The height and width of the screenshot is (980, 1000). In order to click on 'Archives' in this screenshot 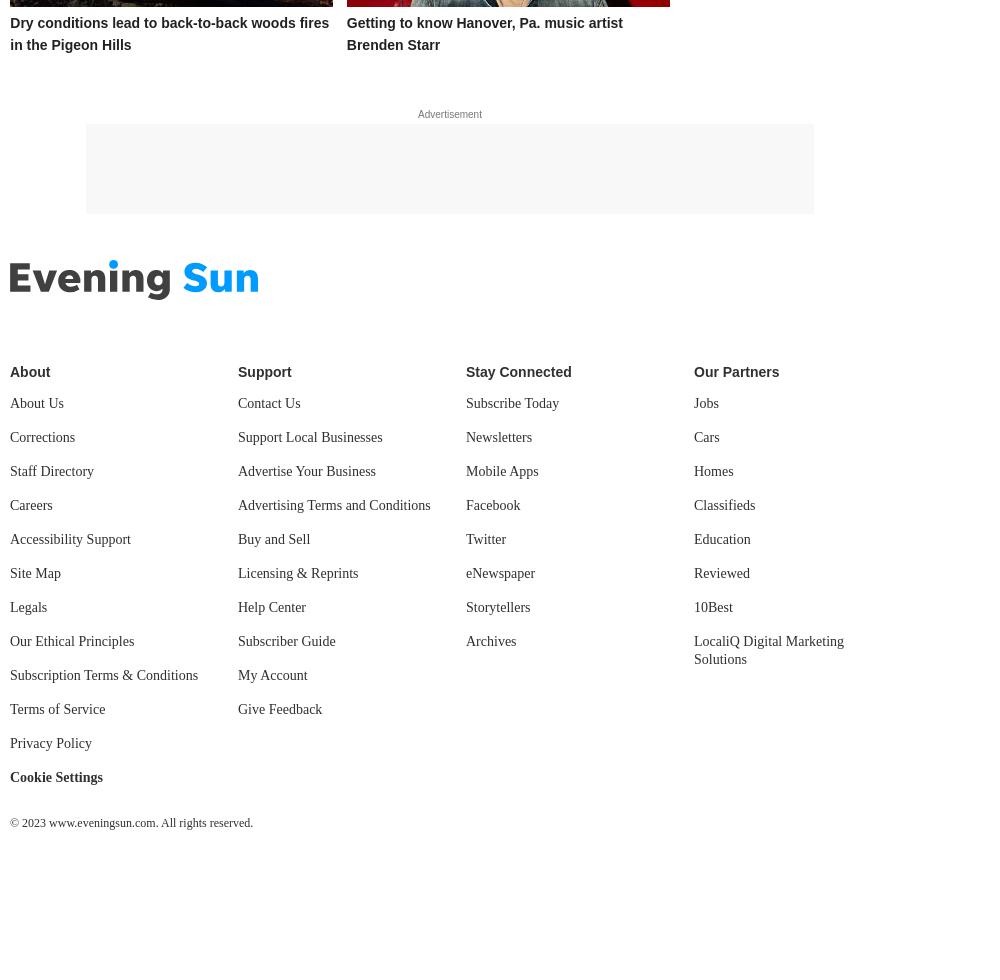, I will do `click(490, 640)`.